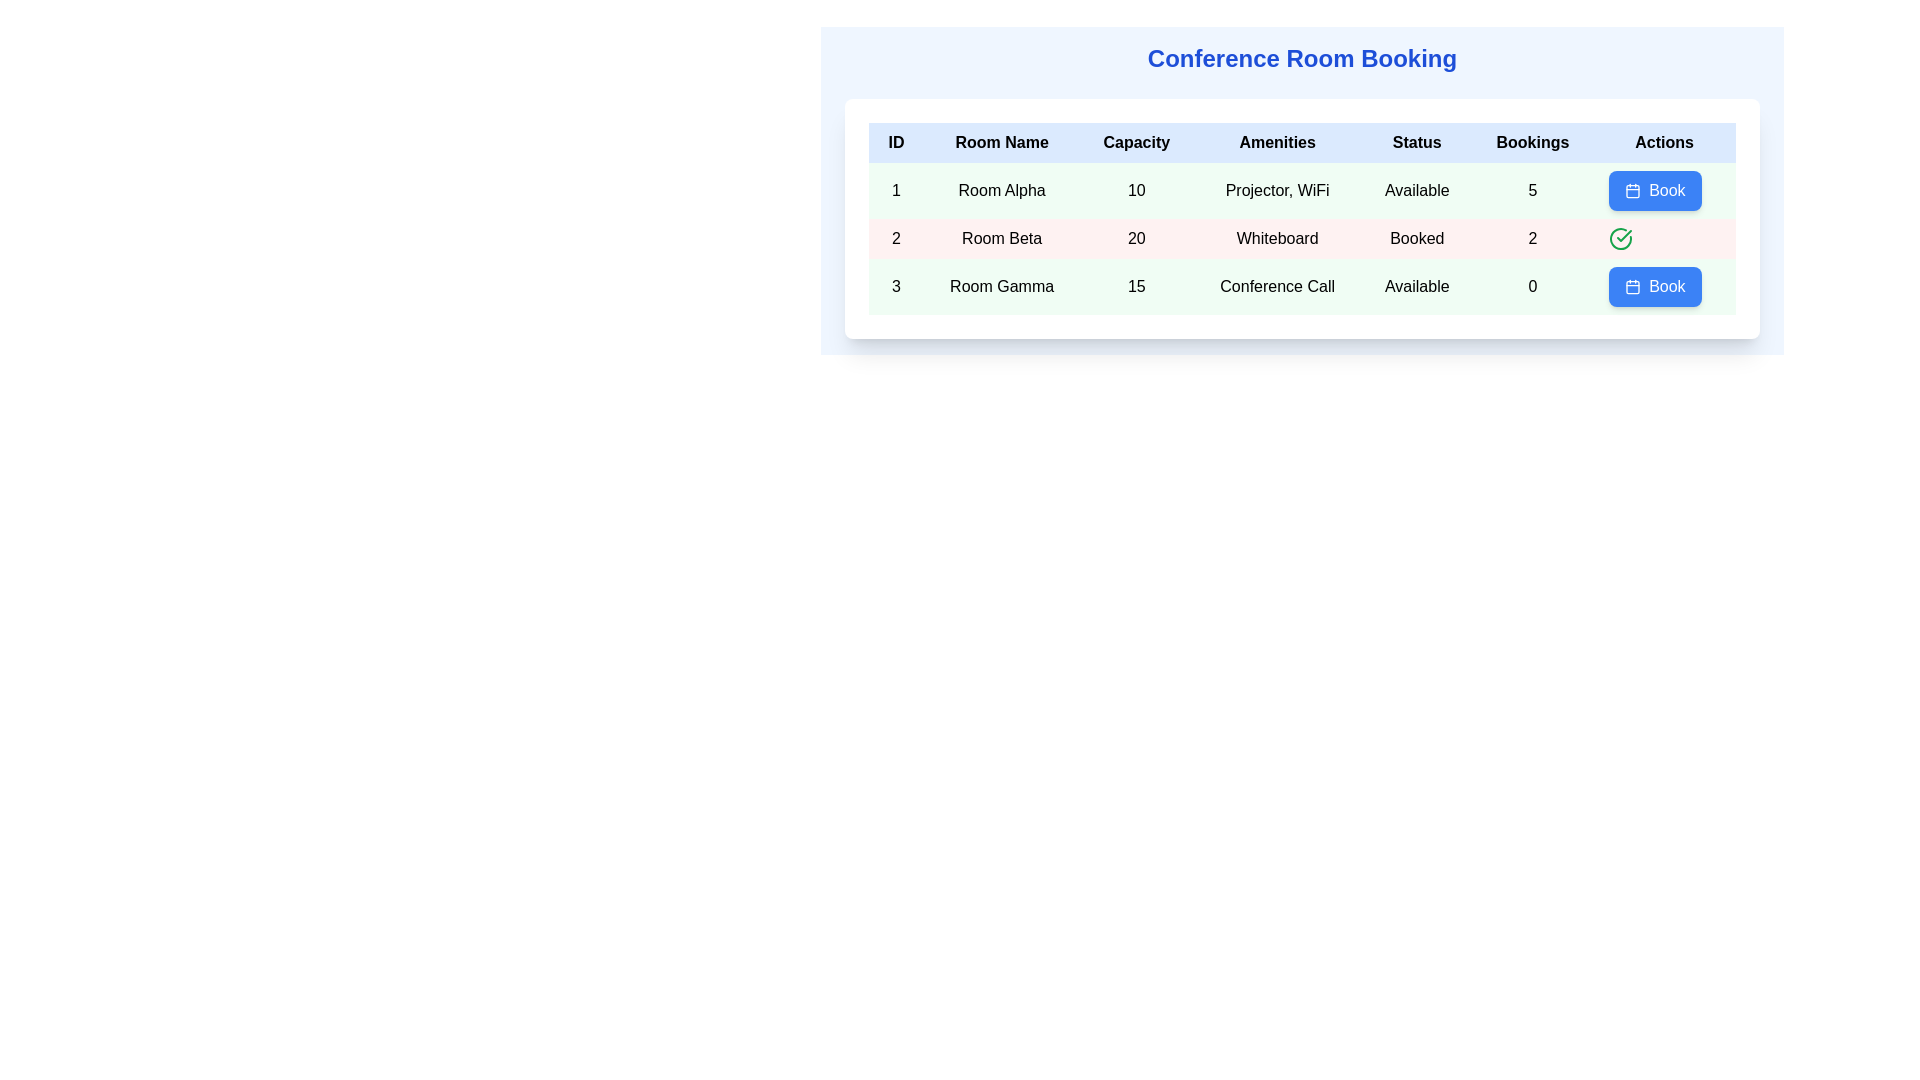 Image resolution: width=1920 pixels, height=1080 pixels. Describe the element at coordinates (1664, 191) in the screenshot. I see `the blue rectangular button with rounded corners labeled 'Book' to initiate booking` at that location.